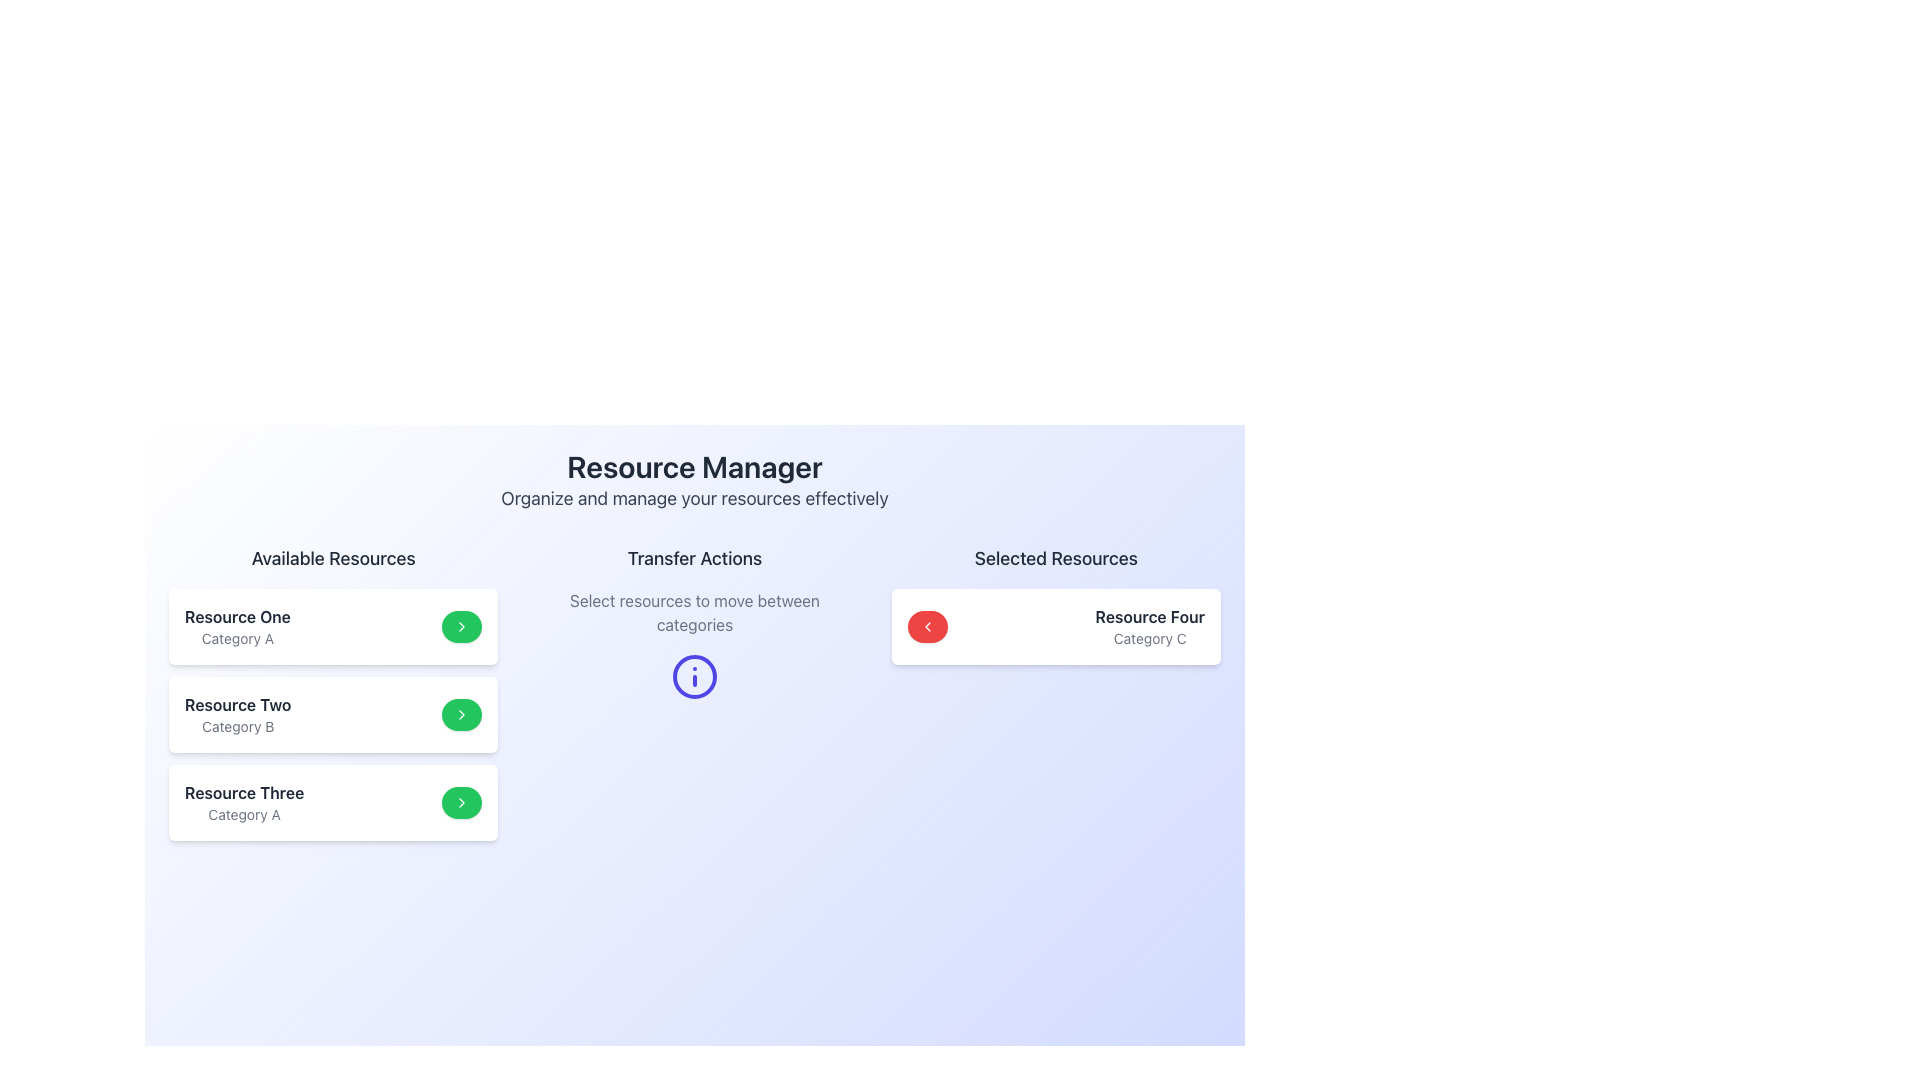 This screenshot has height=1080, width=1920. I want to click on the arrow button within the List of items with interactive buttons located in the left-most column, second section from the top, so click(333, 692).